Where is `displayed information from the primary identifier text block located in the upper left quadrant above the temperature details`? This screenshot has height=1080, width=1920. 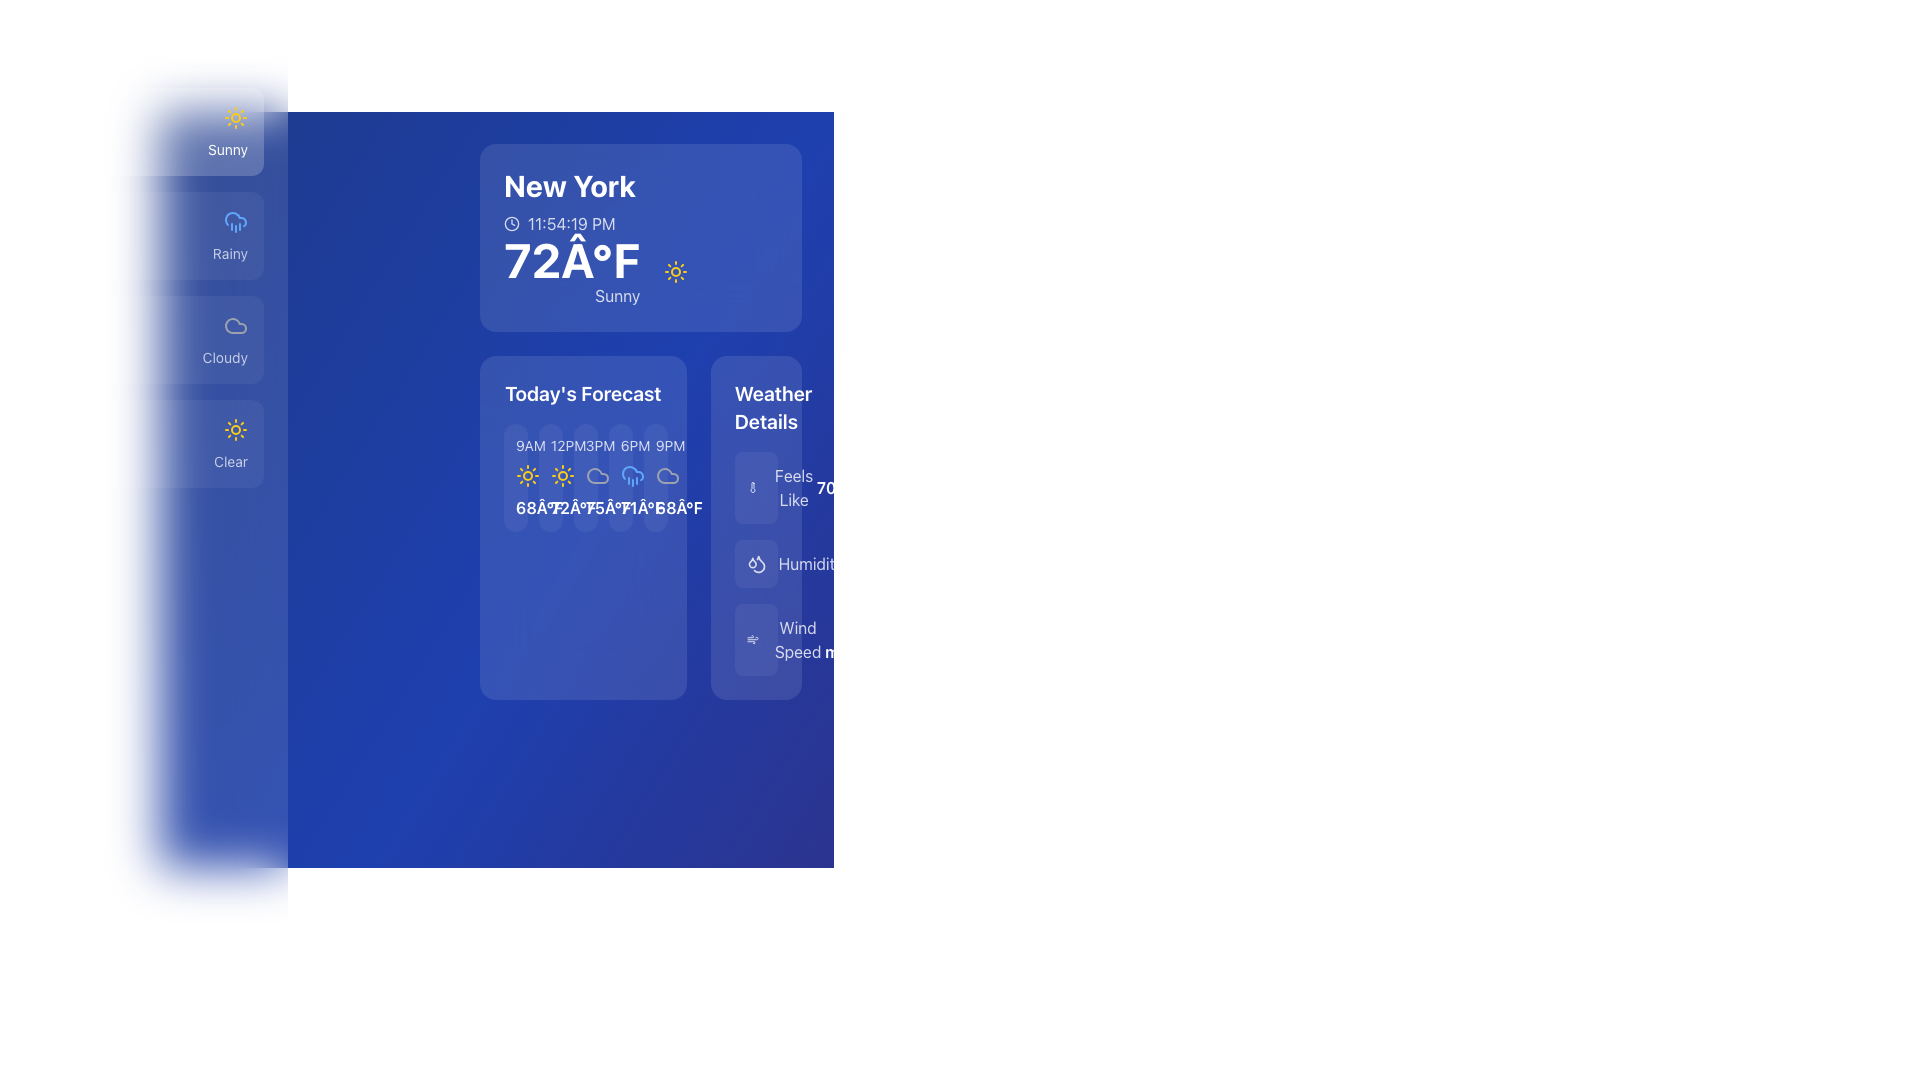
displayed information from the primary identifier text block located in the upper left quadrant above the temperature details is located at coordinates (568, 201).